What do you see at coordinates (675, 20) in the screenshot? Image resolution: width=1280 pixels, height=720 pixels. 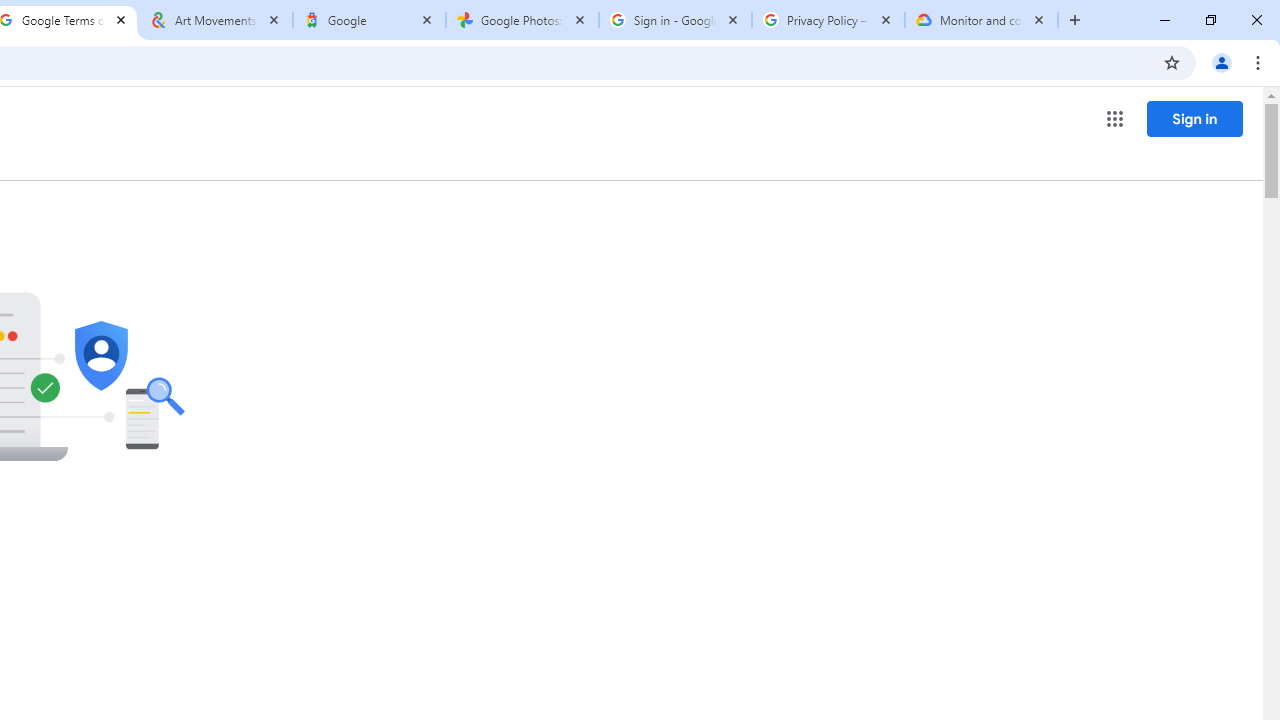 I see `'Sign in - Google Accounts'` at bounding box center [675, 20].